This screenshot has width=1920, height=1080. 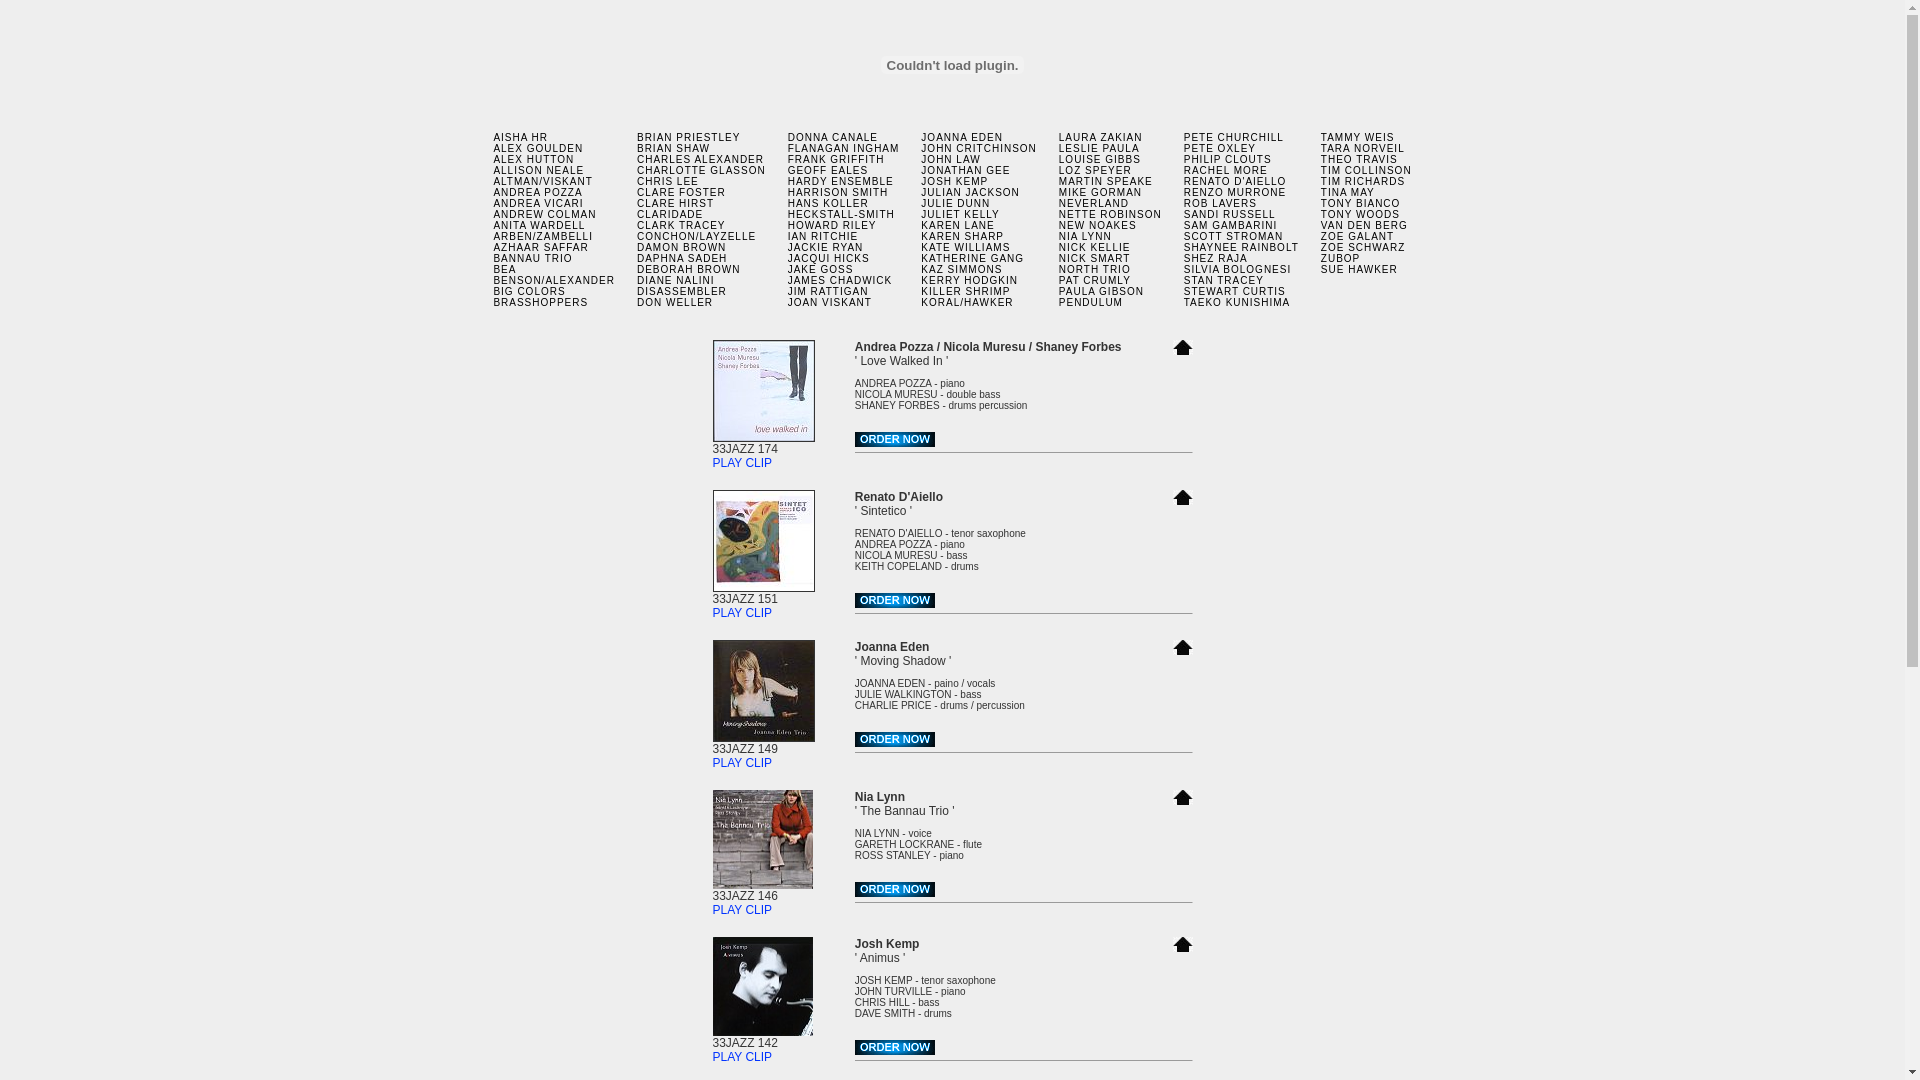 I want to click on 'SCOTT STROMAN', so click(x=1232, y=235).